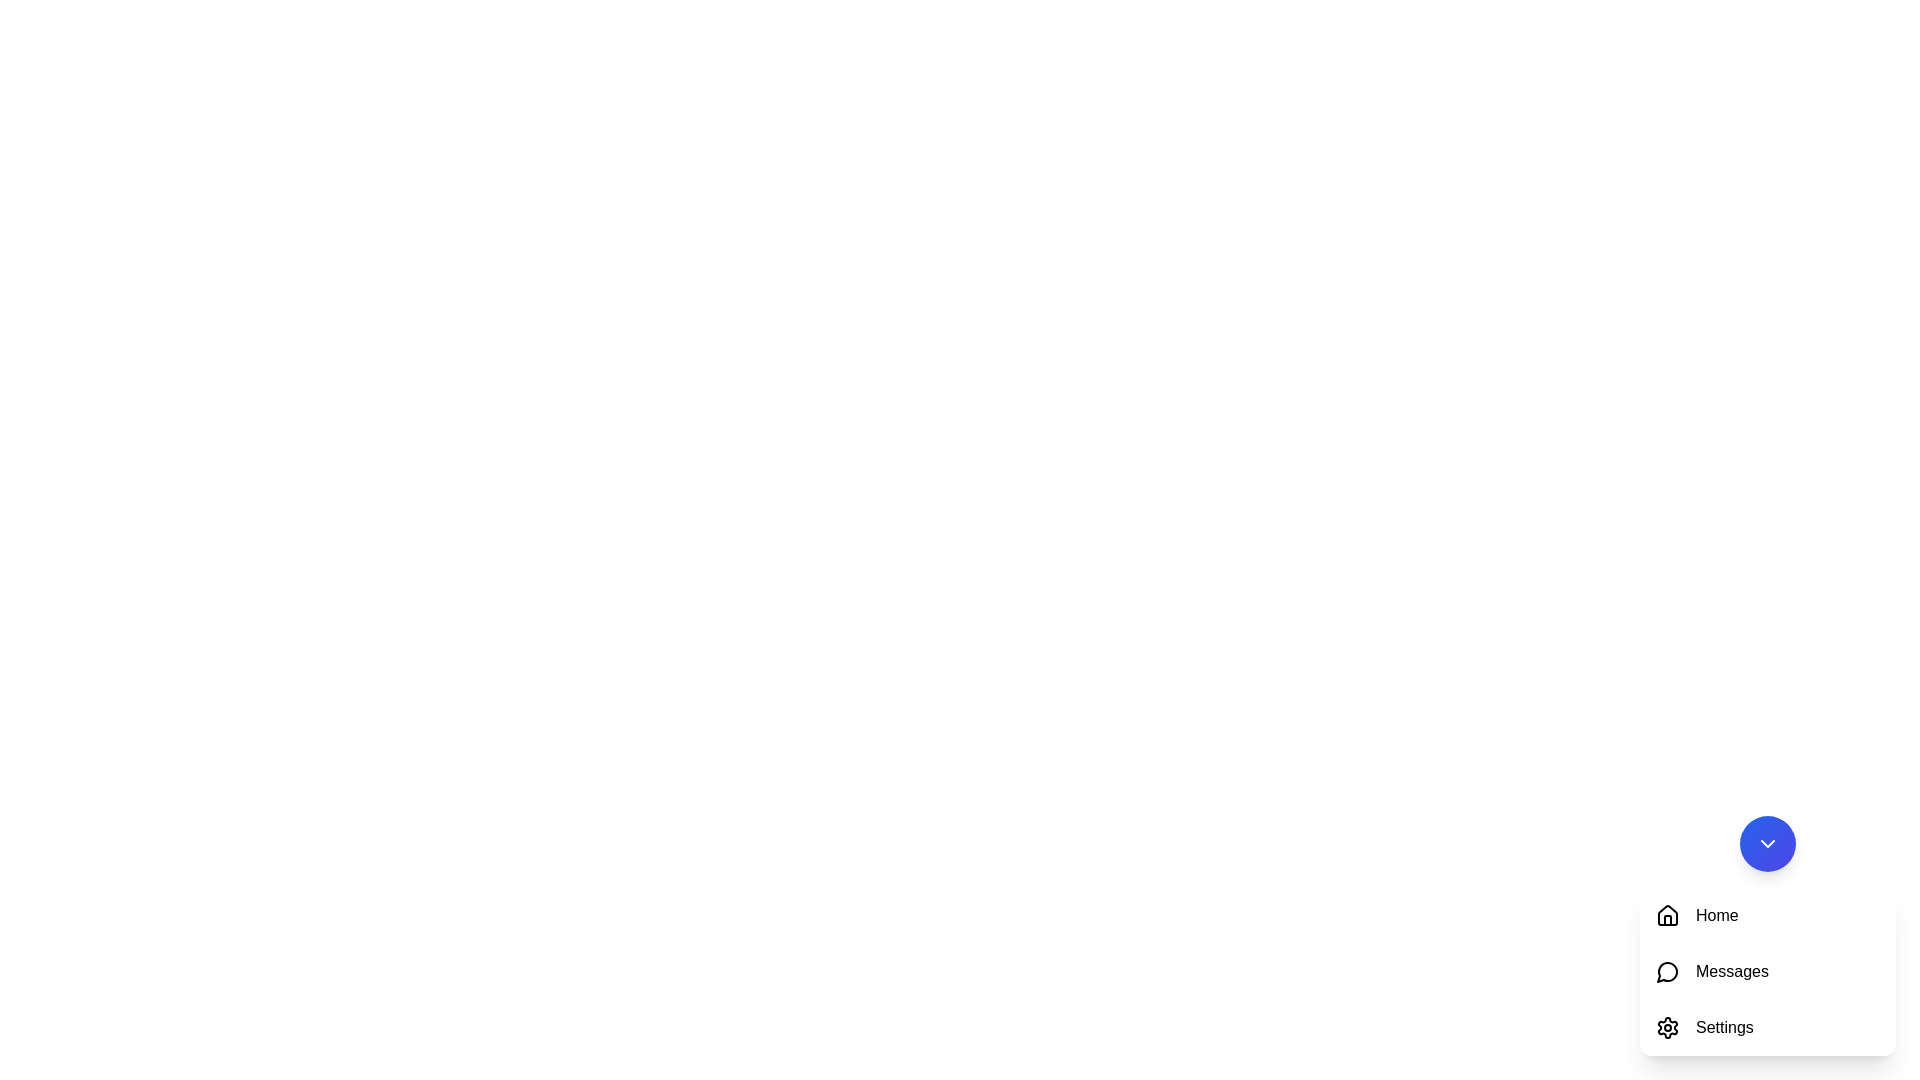 This screenshot has width=1920, height=1080. I want to click on the 'Settings' button with a gear icon located in the side menu, which changes to a red background with white text on hover, so click(1767, 1028).